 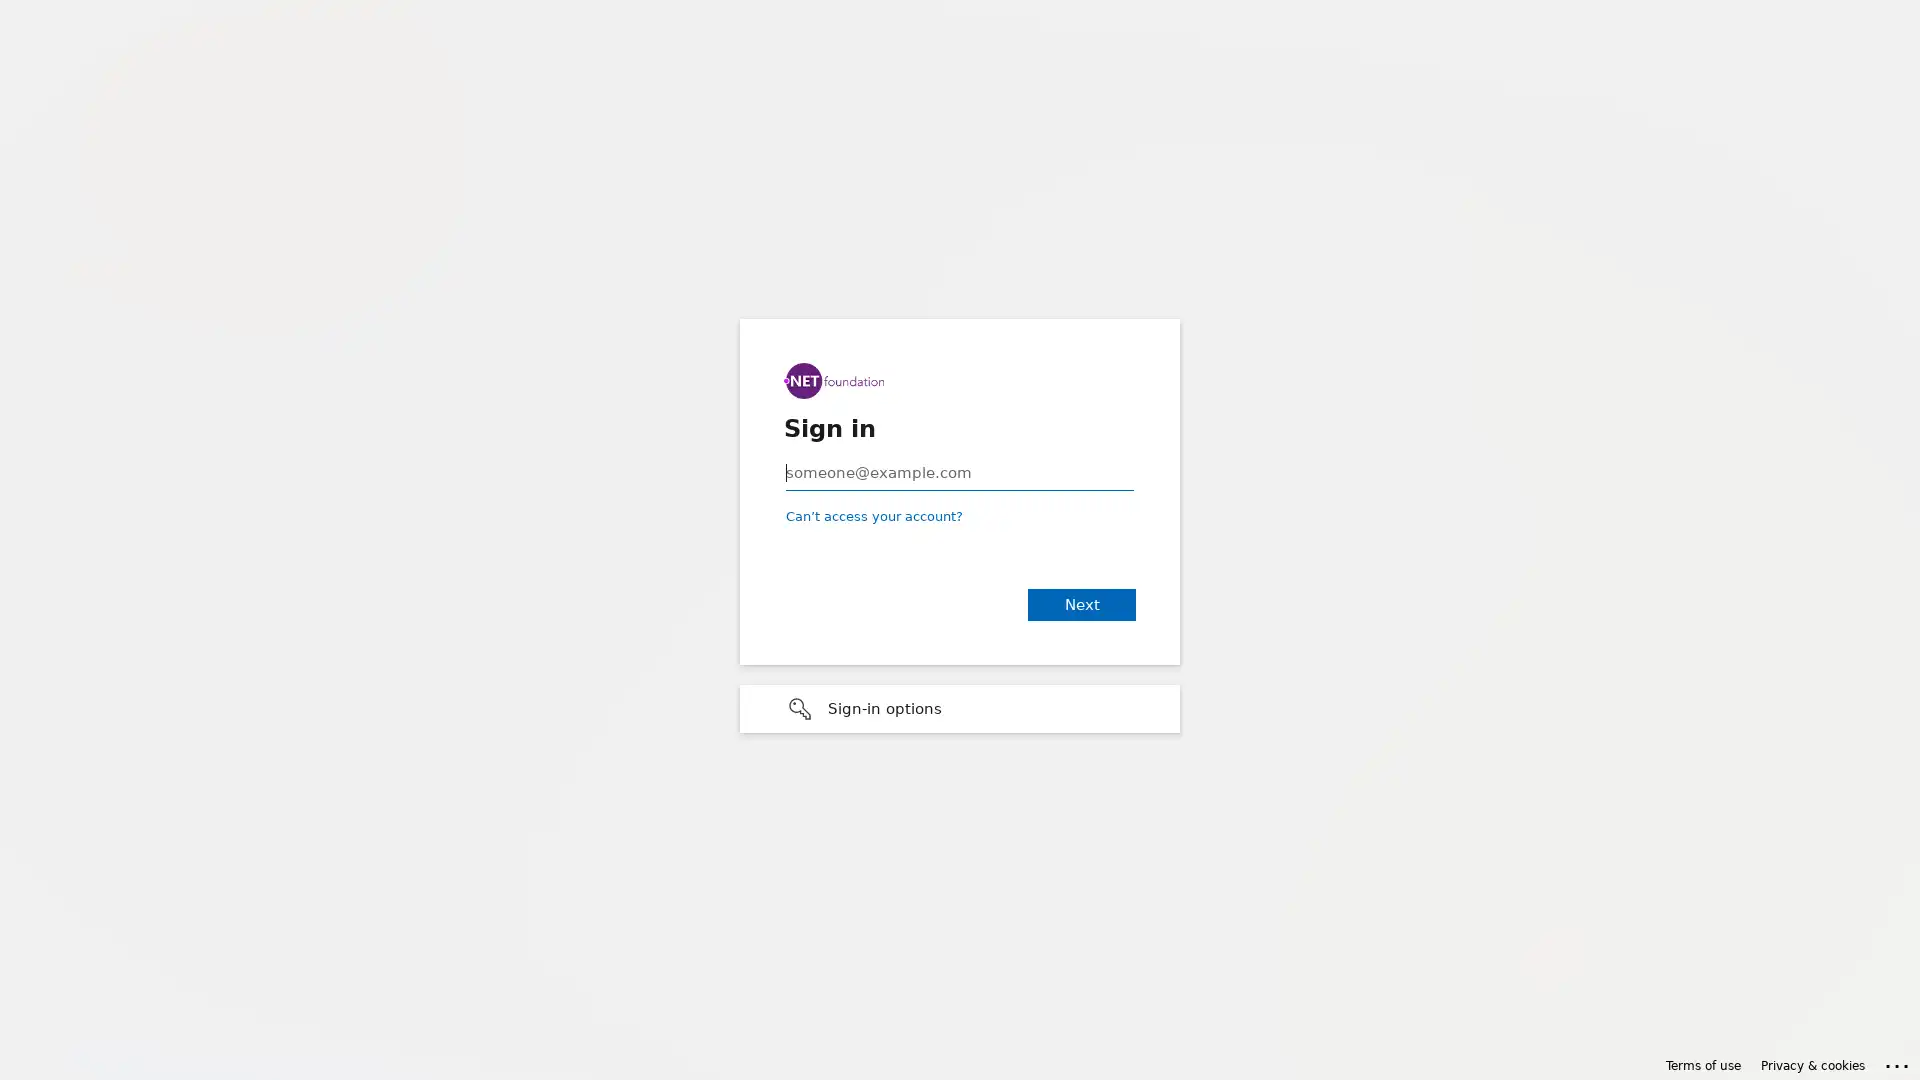 What do you see at coordinates (1080, 604) in the screenshot?
I see `Next` at bounding box center [1080, 604].